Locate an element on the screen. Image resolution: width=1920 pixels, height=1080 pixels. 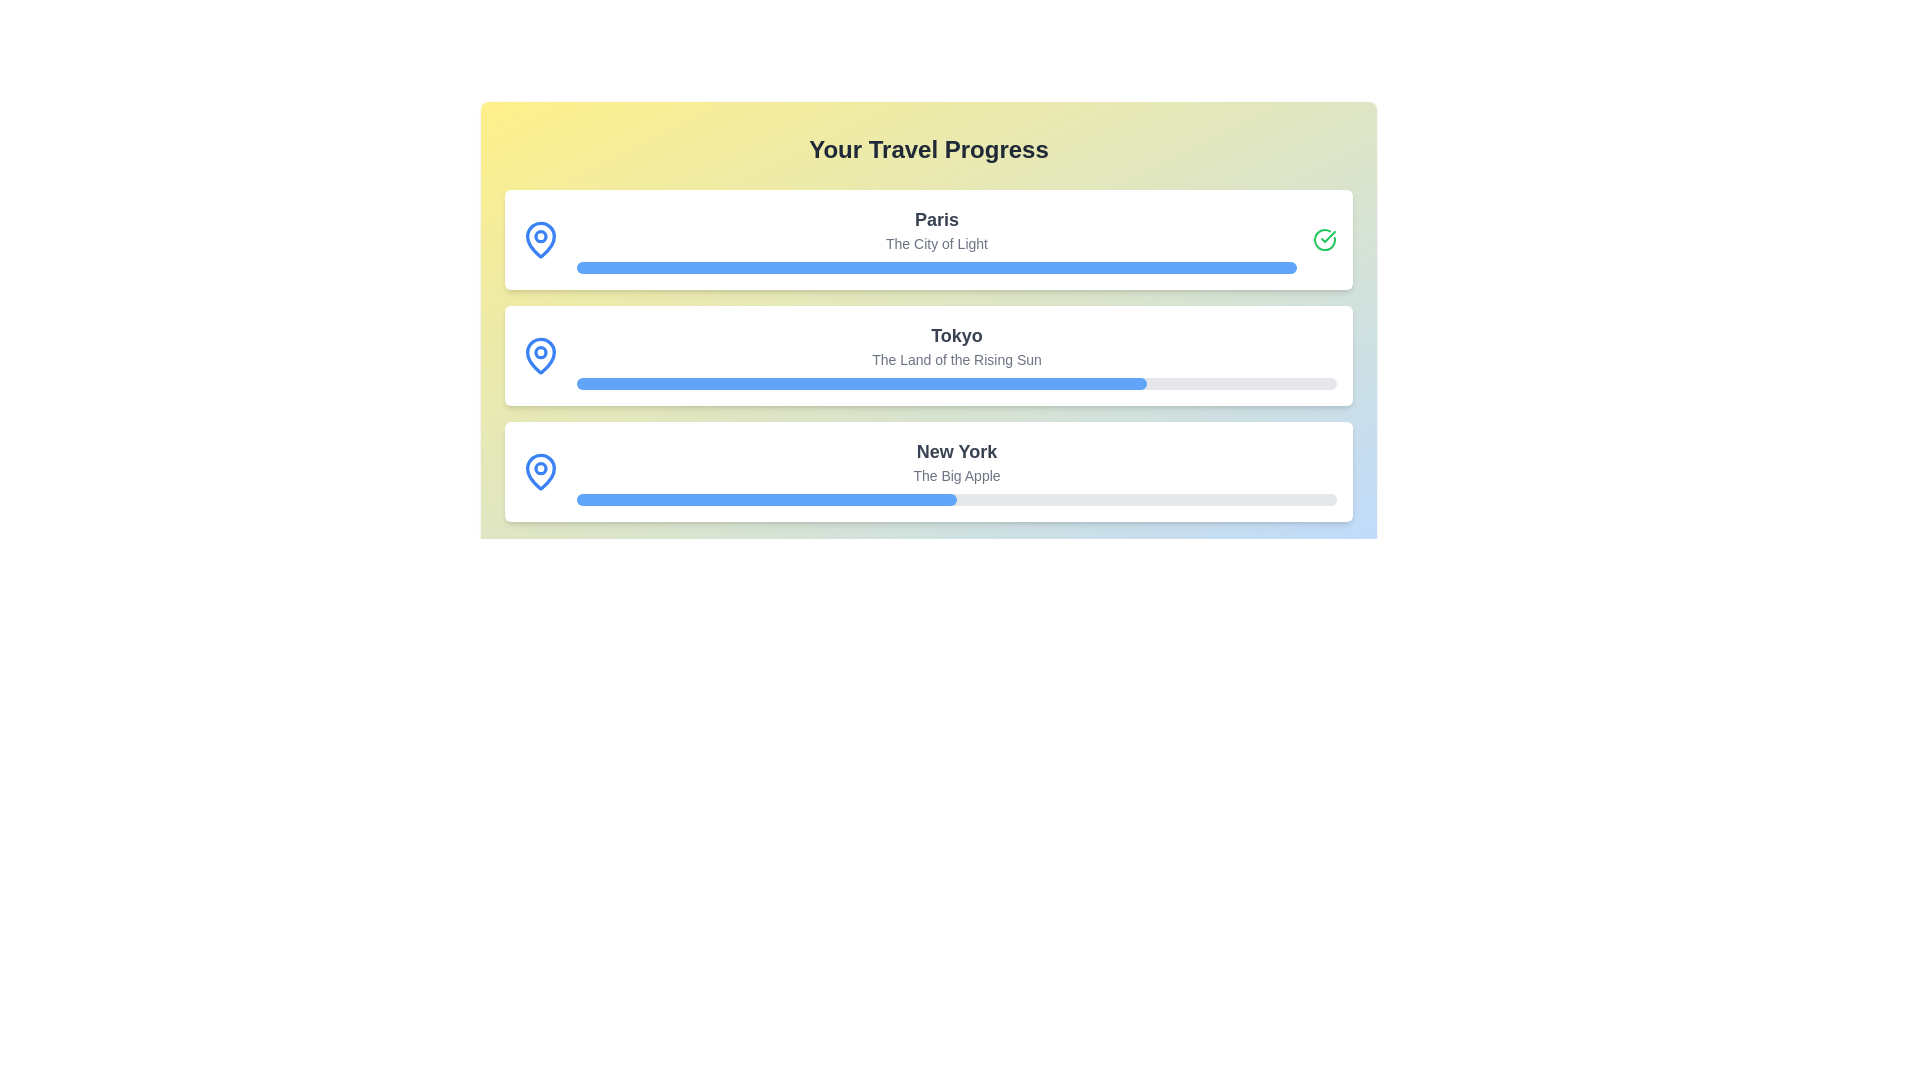
the text label displaying 'Paris', which is styled in bold gray font and located at the top of the interface, above the text 'The City of Light' is located at coordinates (935, 219).